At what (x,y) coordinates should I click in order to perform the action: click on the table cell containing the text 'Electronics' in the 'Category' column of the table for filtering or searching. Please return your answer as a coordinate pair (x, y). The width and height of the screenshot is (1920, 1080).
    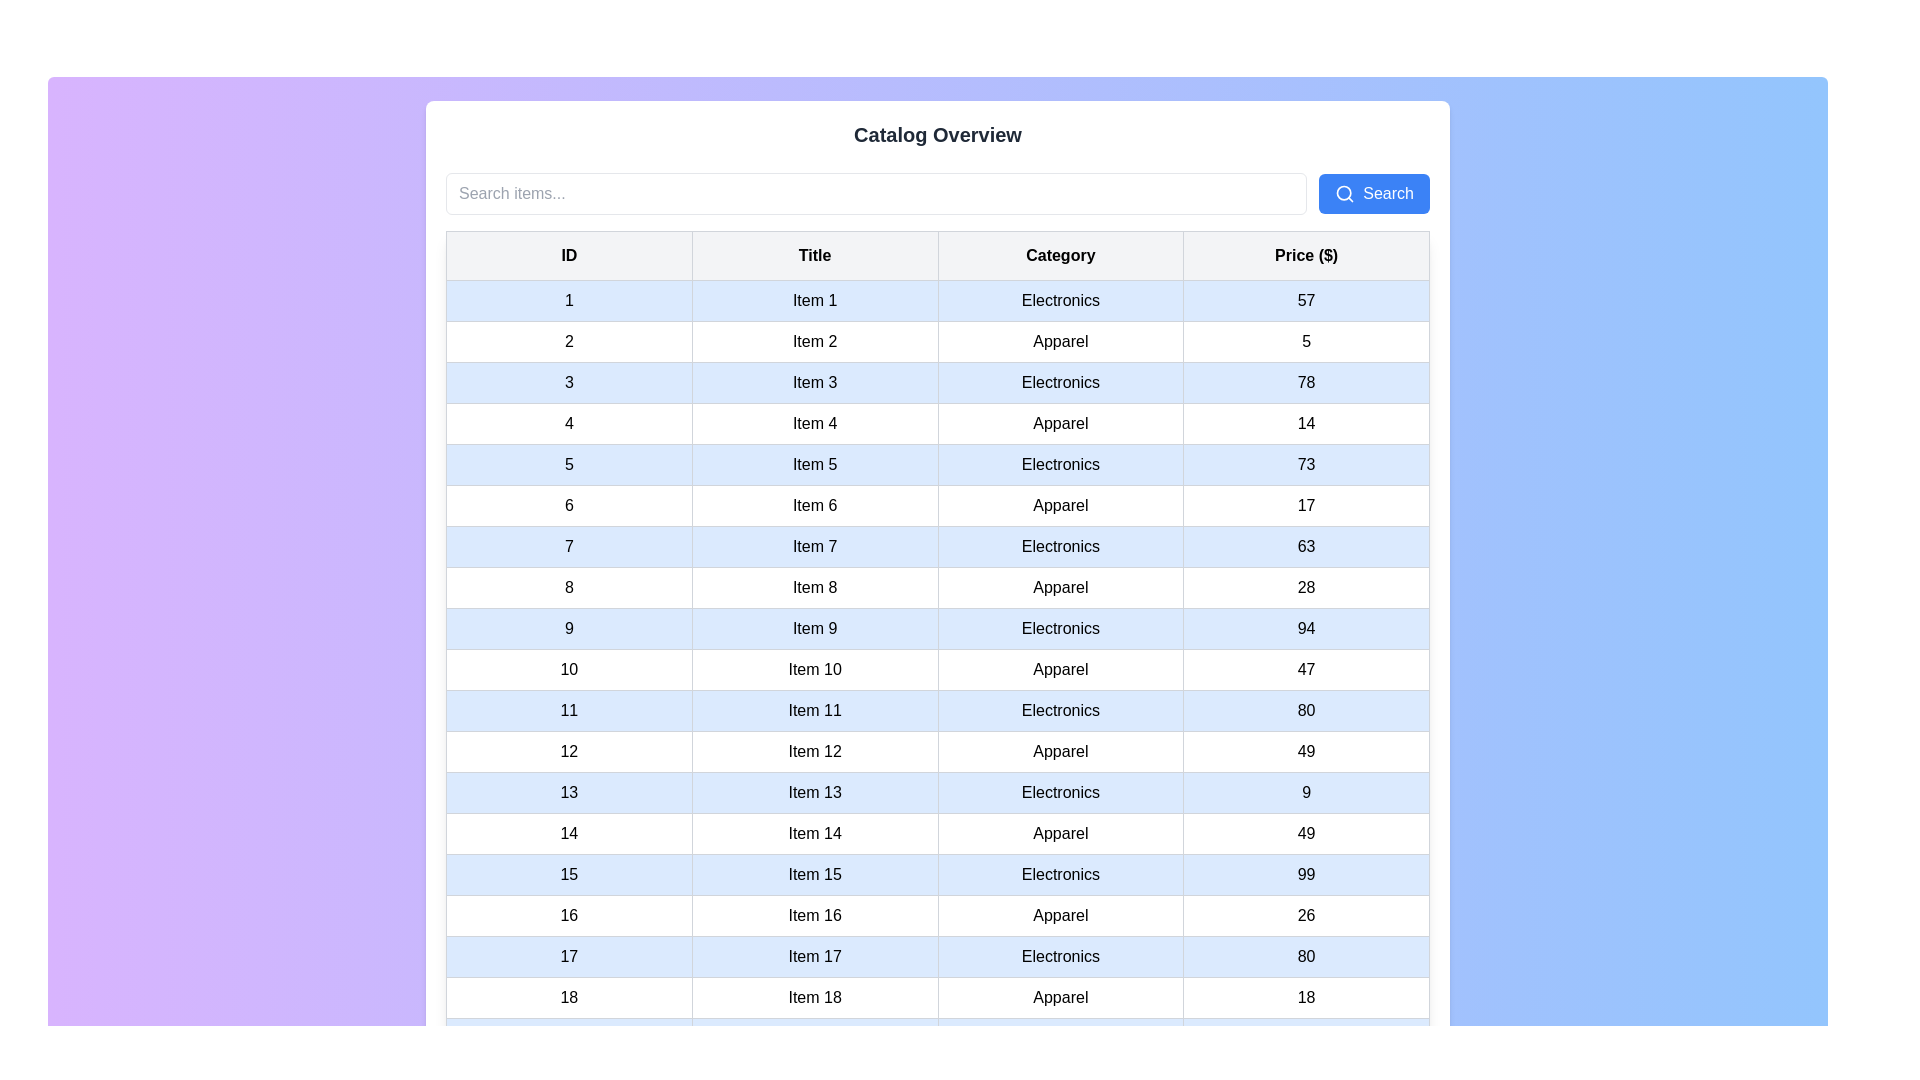
    Looking at the image, I should click on (1059, 382).